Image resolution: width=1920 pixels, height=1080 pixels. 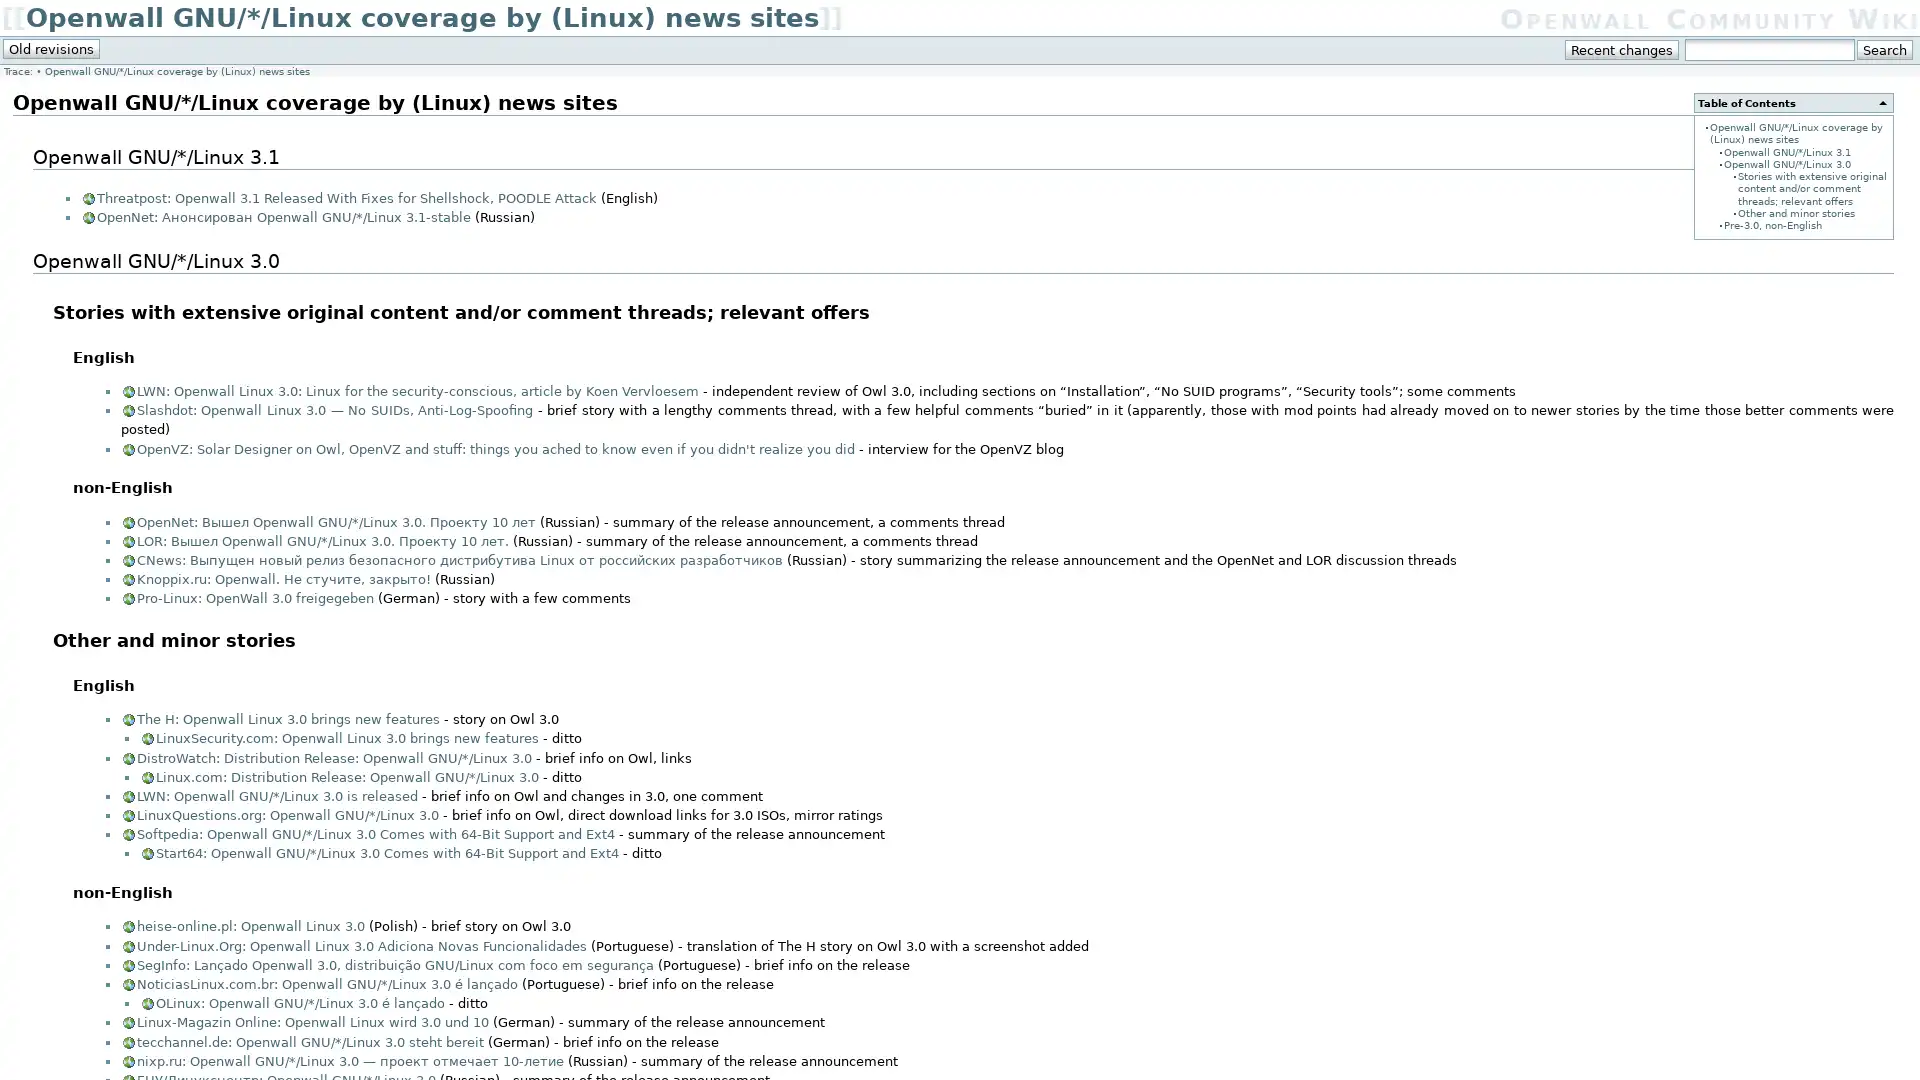 What do you see at coordinates (51, 48) in the screenshot?
I see `Old revisions` at bounding box center [51, 48].